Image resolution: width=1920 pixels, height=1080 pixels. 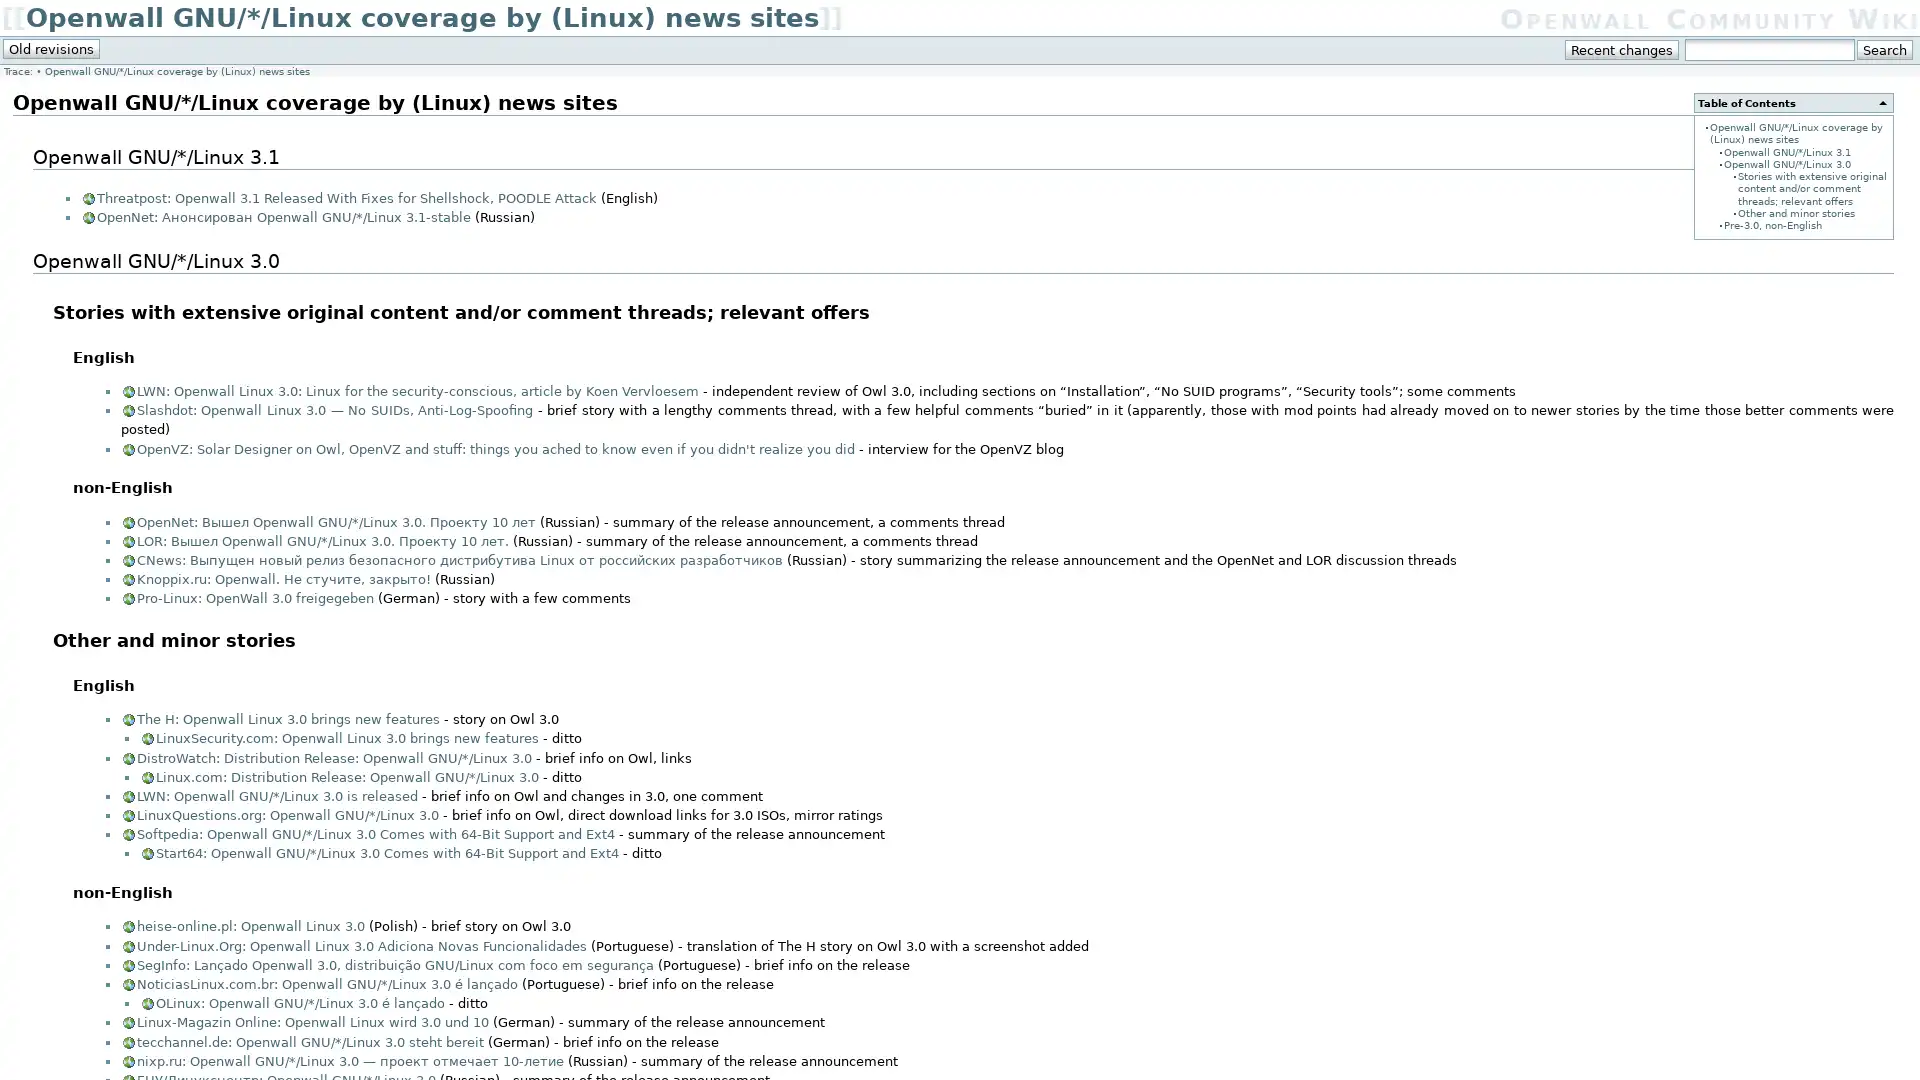 What do you see at coordinates (51, 48) in the screenshot?
I see `Old revisions` at bounding box center [51, 48].